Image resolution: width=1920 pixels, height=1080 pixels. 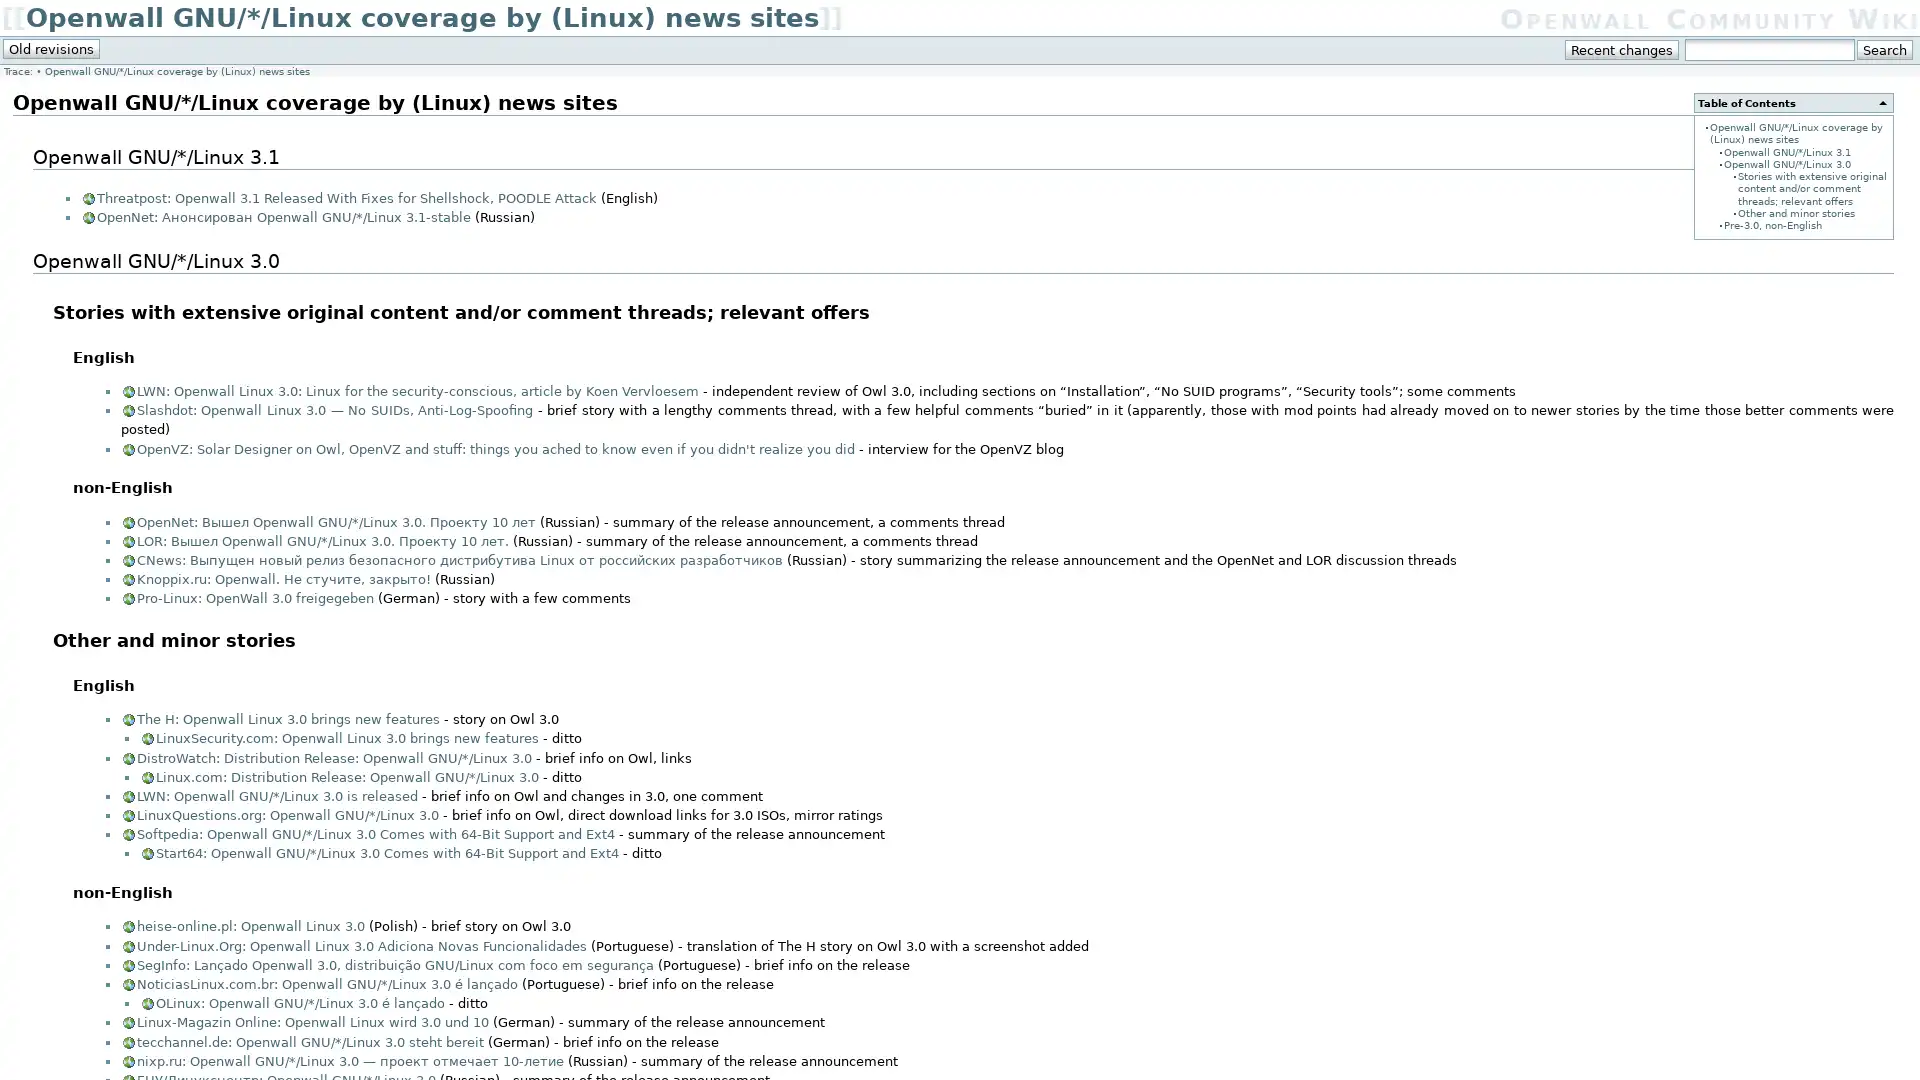 What do you see at coordinates (51, 48) in the screenshot?
I see `Old revisions` at bounding box center [51, 48].